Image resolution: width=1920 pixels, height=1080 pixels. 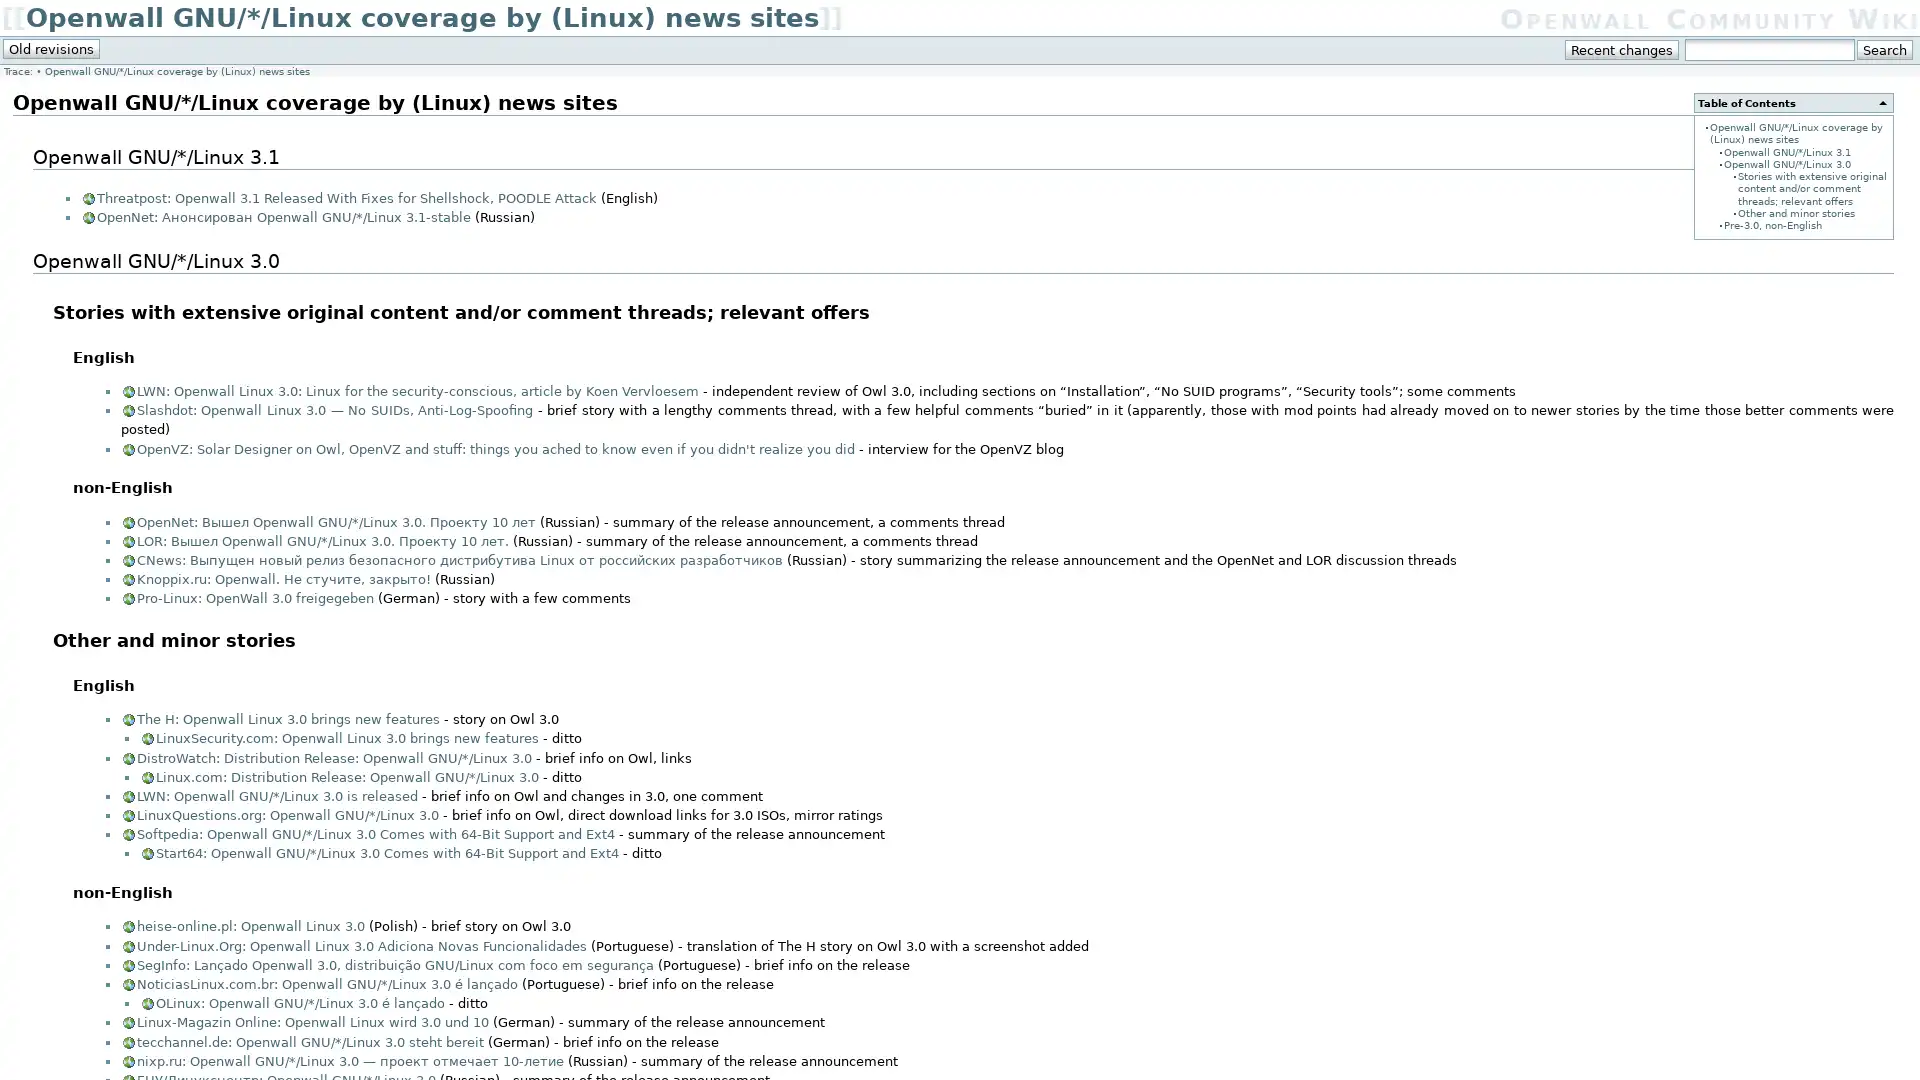 What do you see at coordinates (51, 48) in the screenshot?
I see `Old revisions` at bounding box center [51, 48].